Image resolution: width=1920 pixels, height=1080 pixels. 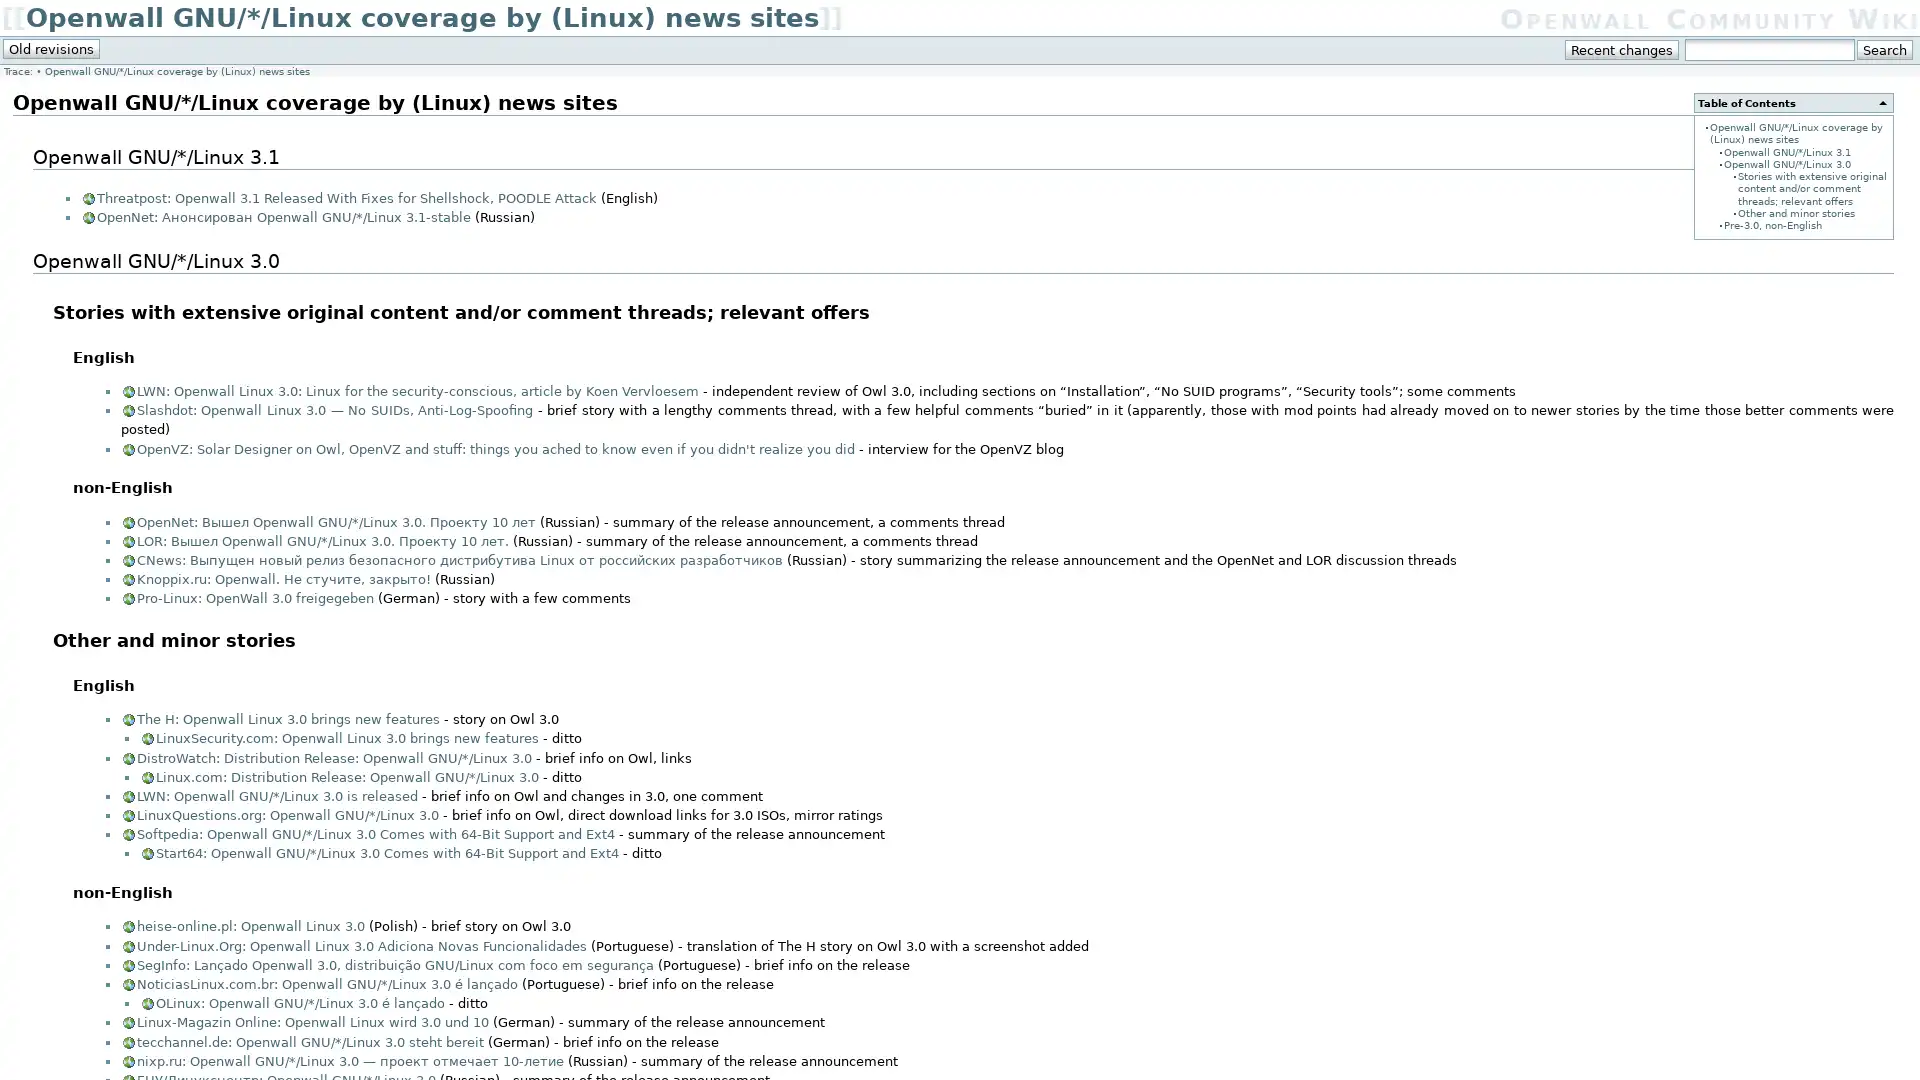 What do you see at coordinates (51, 48) in the screenshot?
I see `Old revisions` at bounding box center [51, 48].